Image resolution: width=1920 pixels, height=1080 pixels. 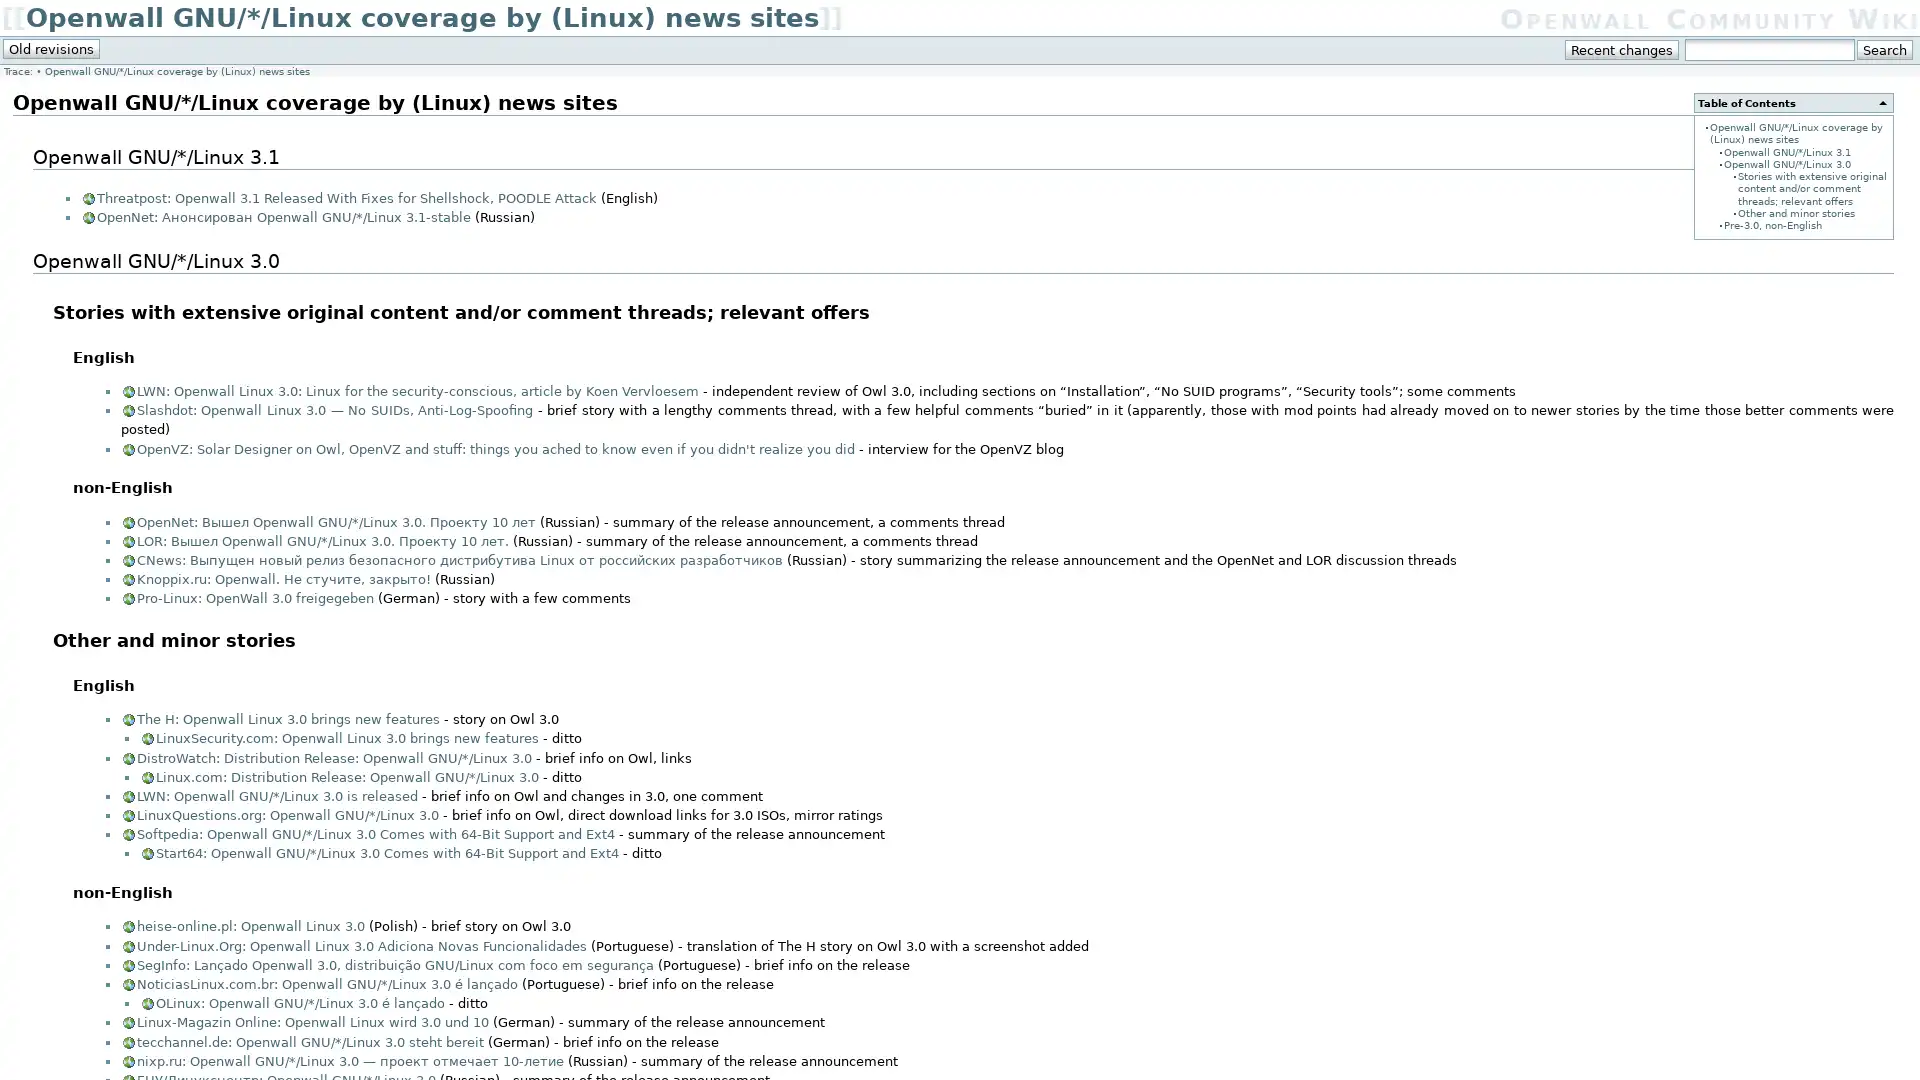 What do you see at coordinates (51, 48) in the screenshot?
I see `Old revisions` at bounding box center [51, 48].